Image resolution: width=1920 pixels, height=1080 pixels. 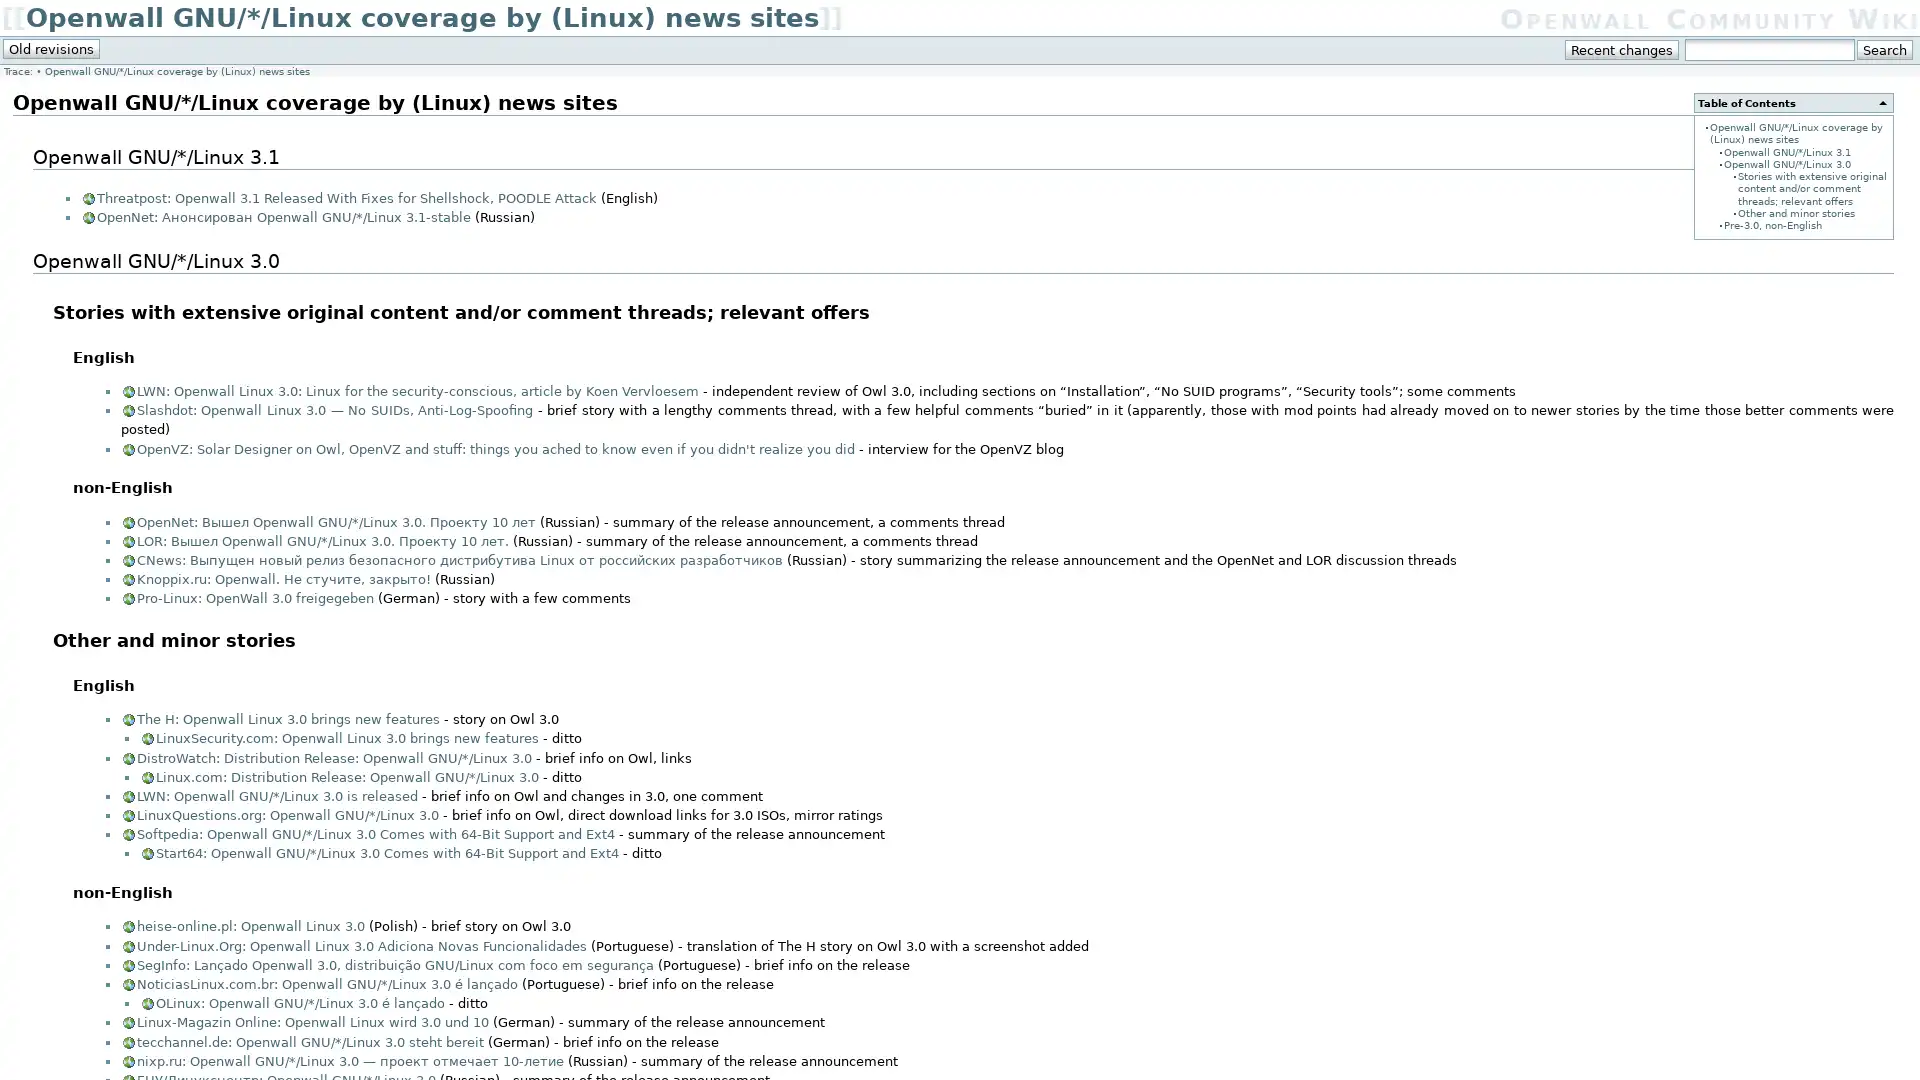 What do you see at coordinates (51, 48) in the screenshot?
I see `Old revisions` at bounding box center [51, 48].